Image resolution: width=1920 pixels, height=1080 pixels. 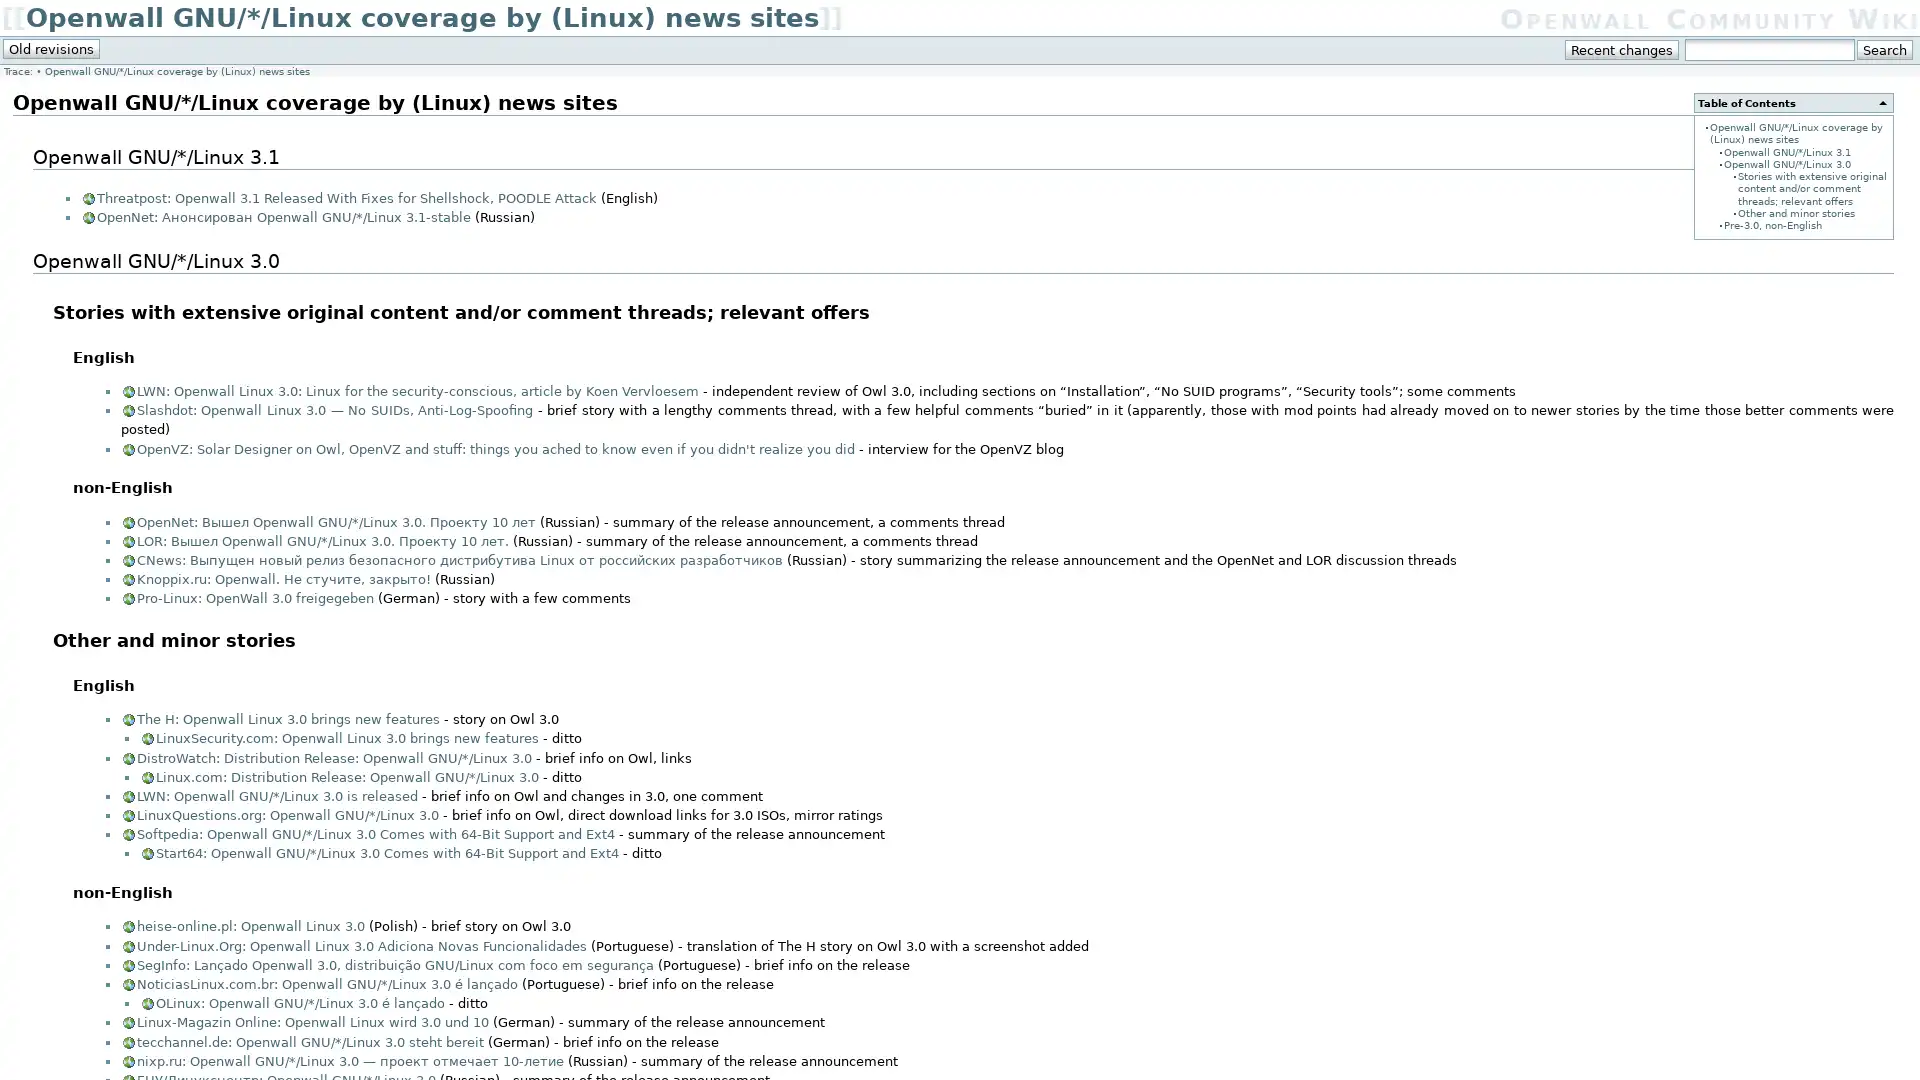 What do you see at coordinates (51, 48) in the screenshot?
I see `Old revisions` at bounding box center [51, 48].